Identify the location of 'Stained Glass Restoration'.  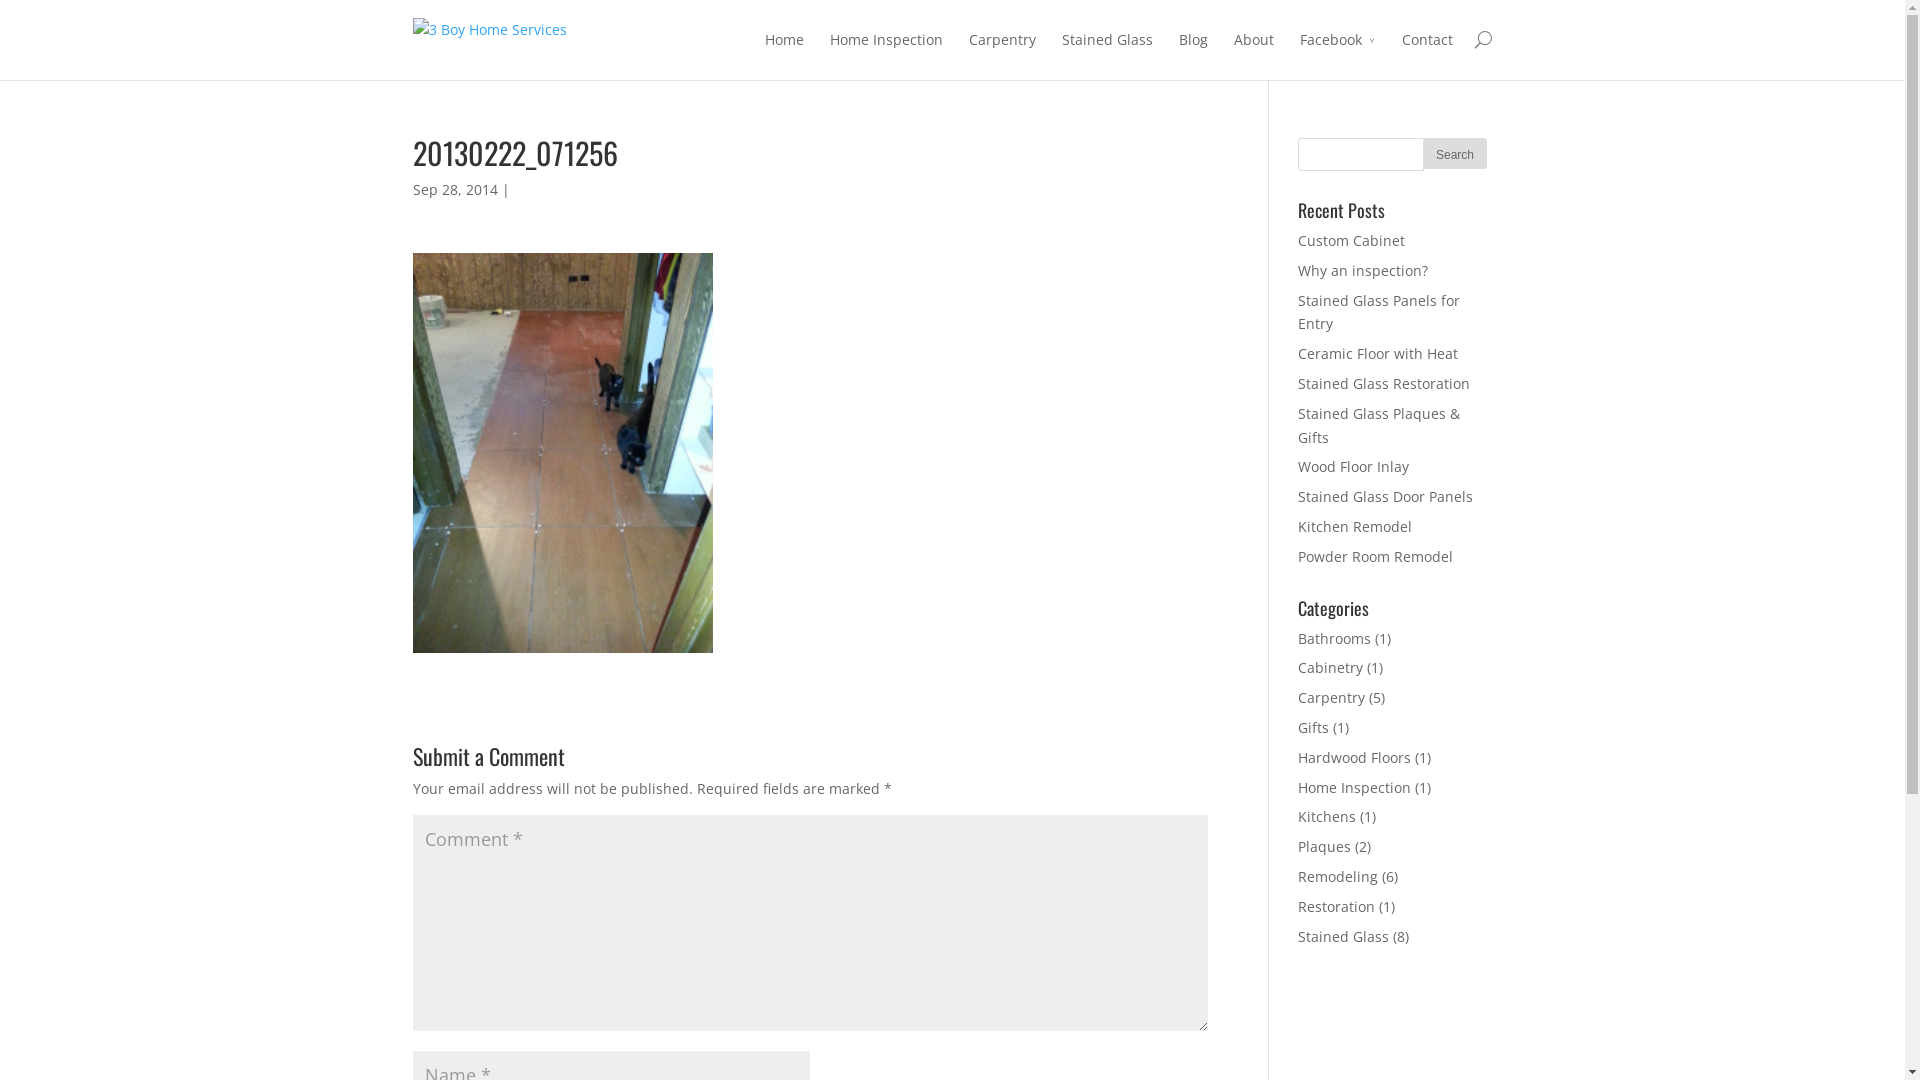
(1382, 383).